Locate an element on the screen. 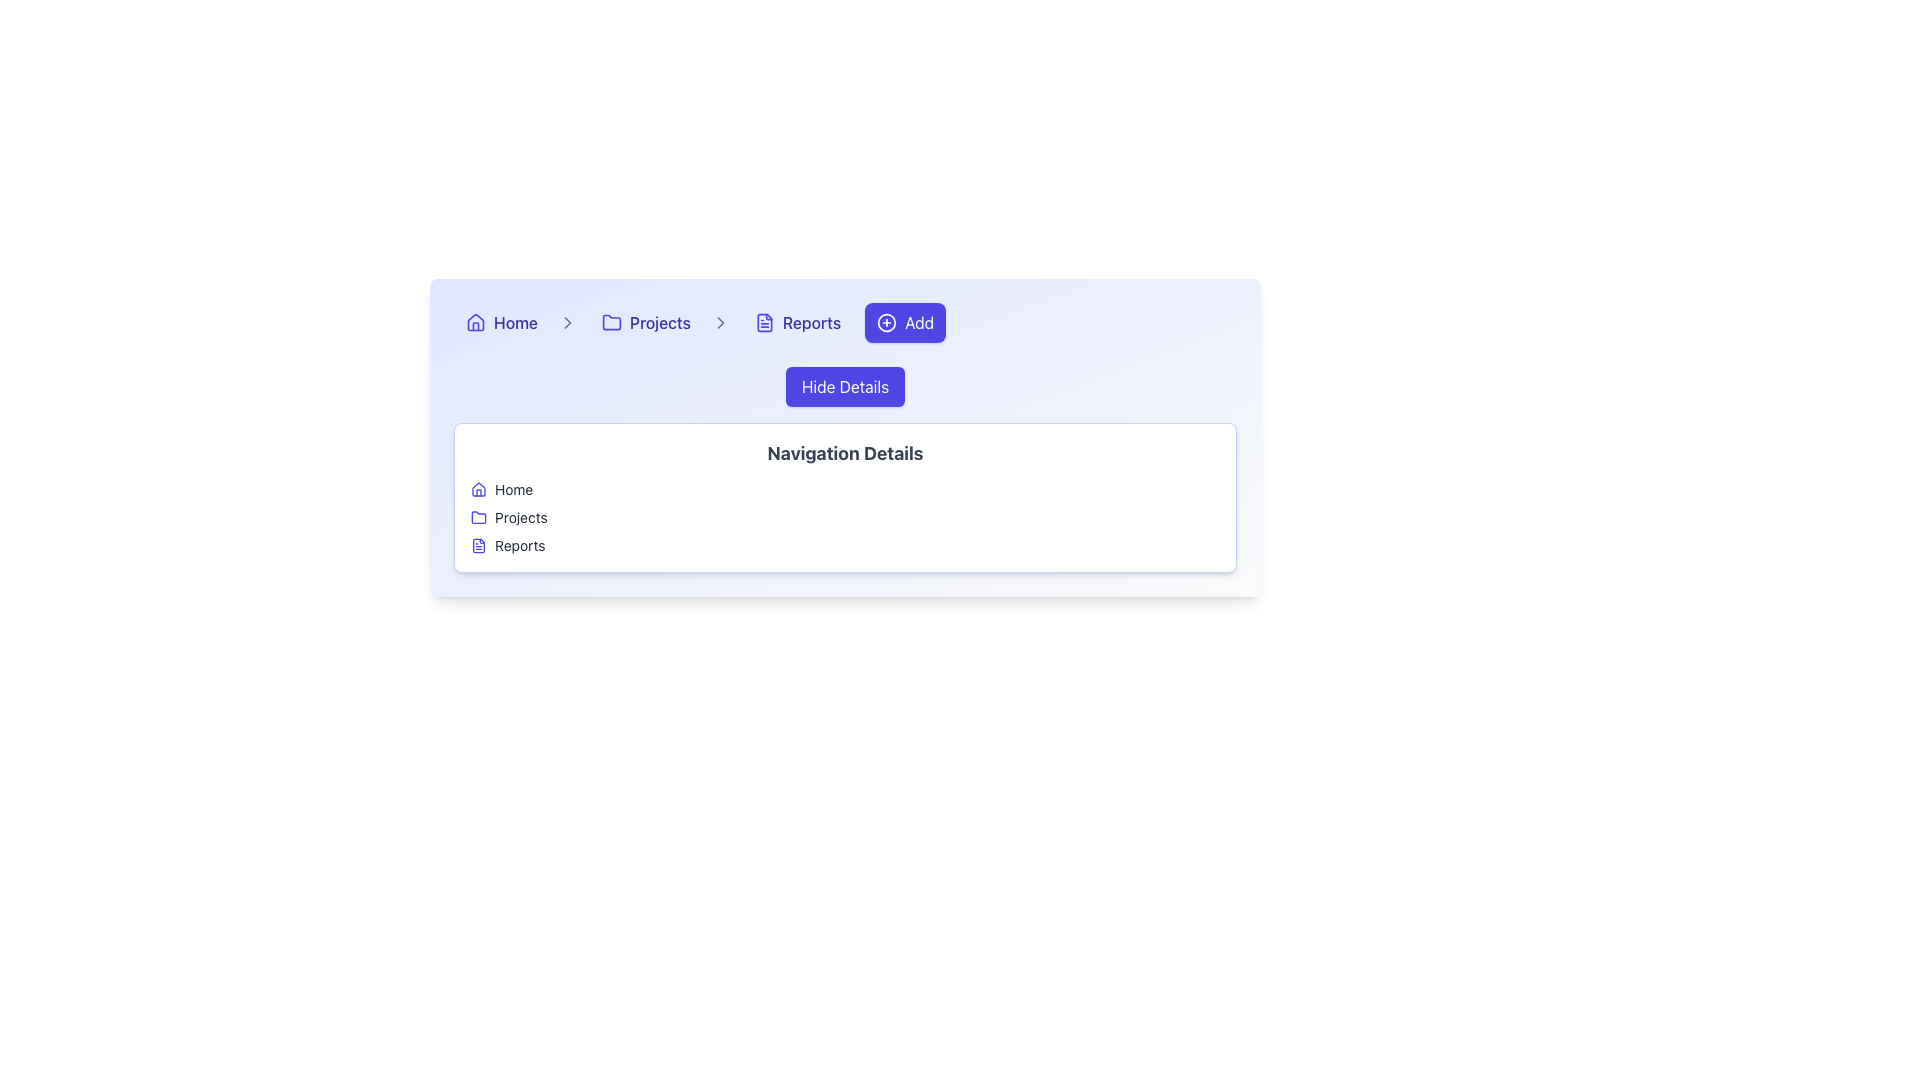 The width and height of the screenshot is (1920, 1080). the small gray chevron icon located in the breadcrumb navigation bar, positioned between the 'Home' and 'Projects' links is located at coordinates (566, 322).